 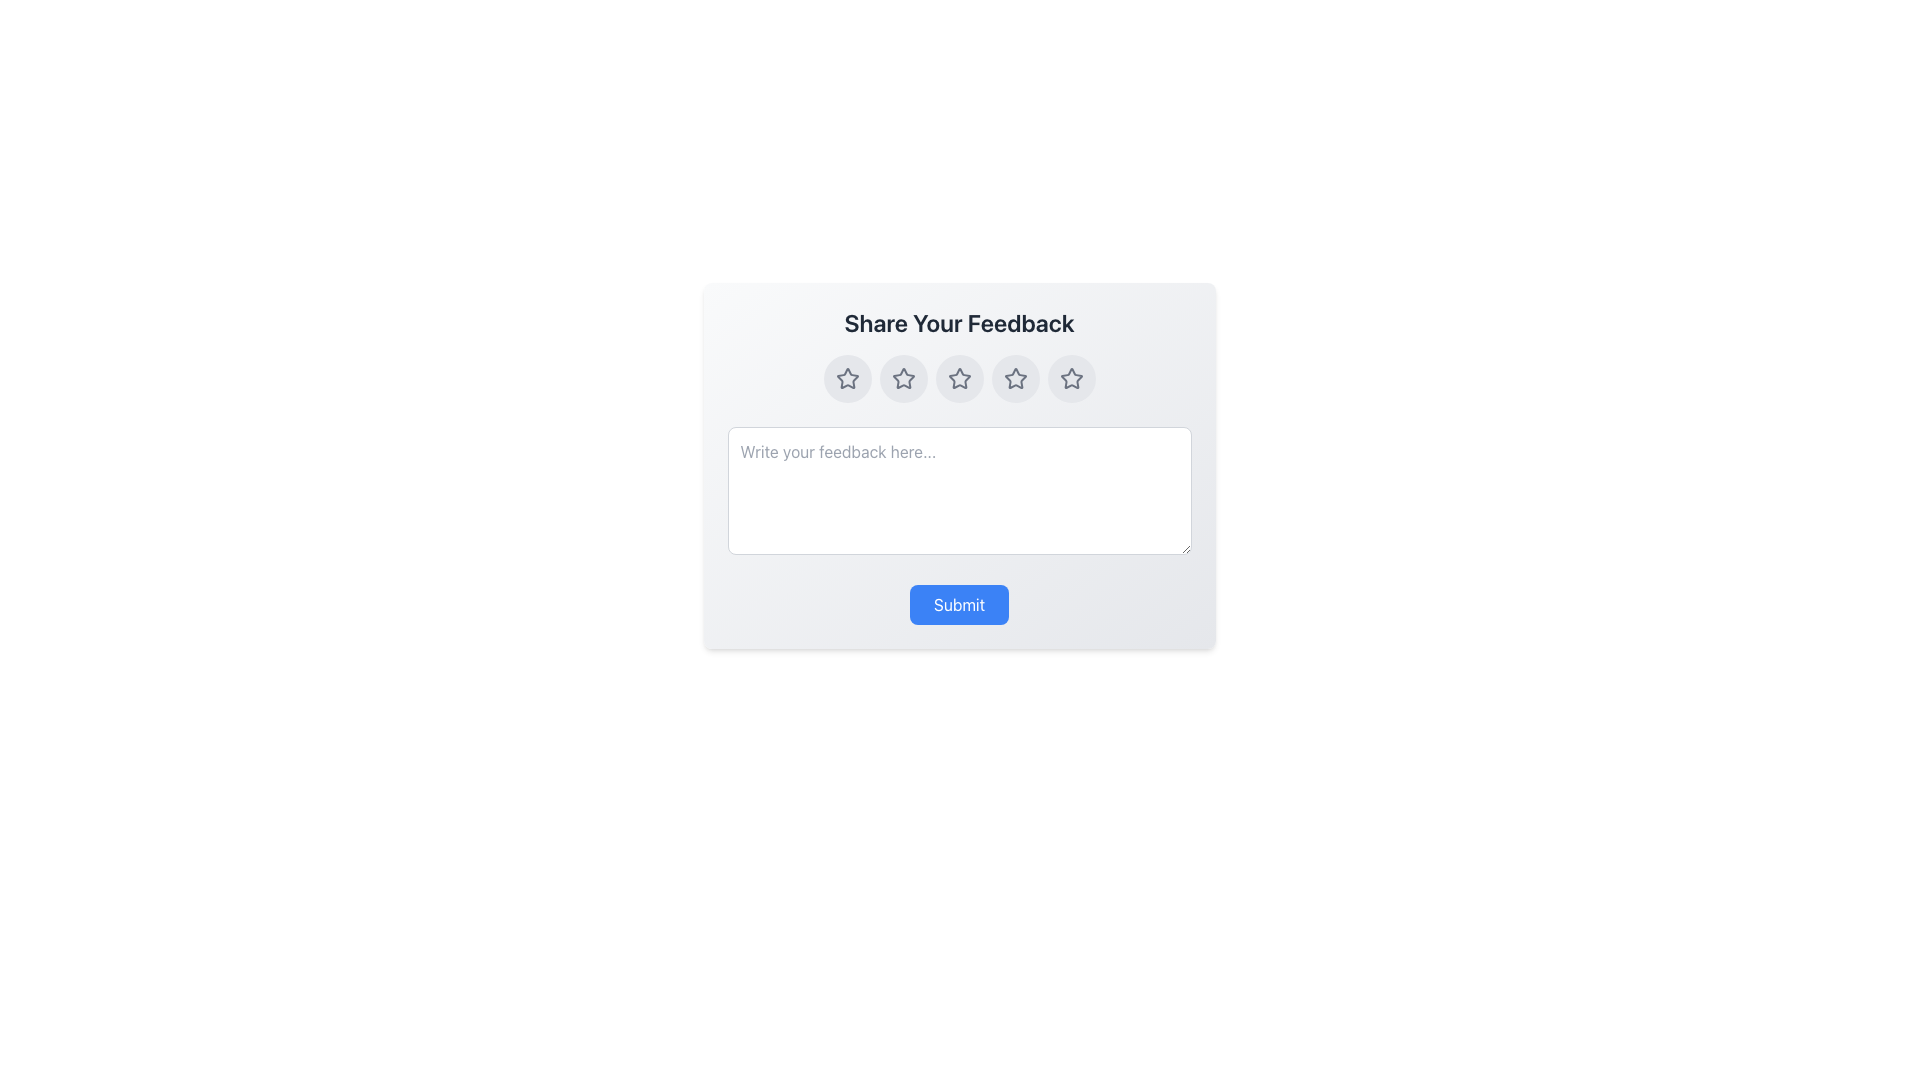 What do you see at coordinates (958, 604) in the screenshot?
I see `the 'Submit' button, which is a blue rectangular button with rounded corners and white text at the bottom-center of the feedback submission form` at bounding box center [958, 604].